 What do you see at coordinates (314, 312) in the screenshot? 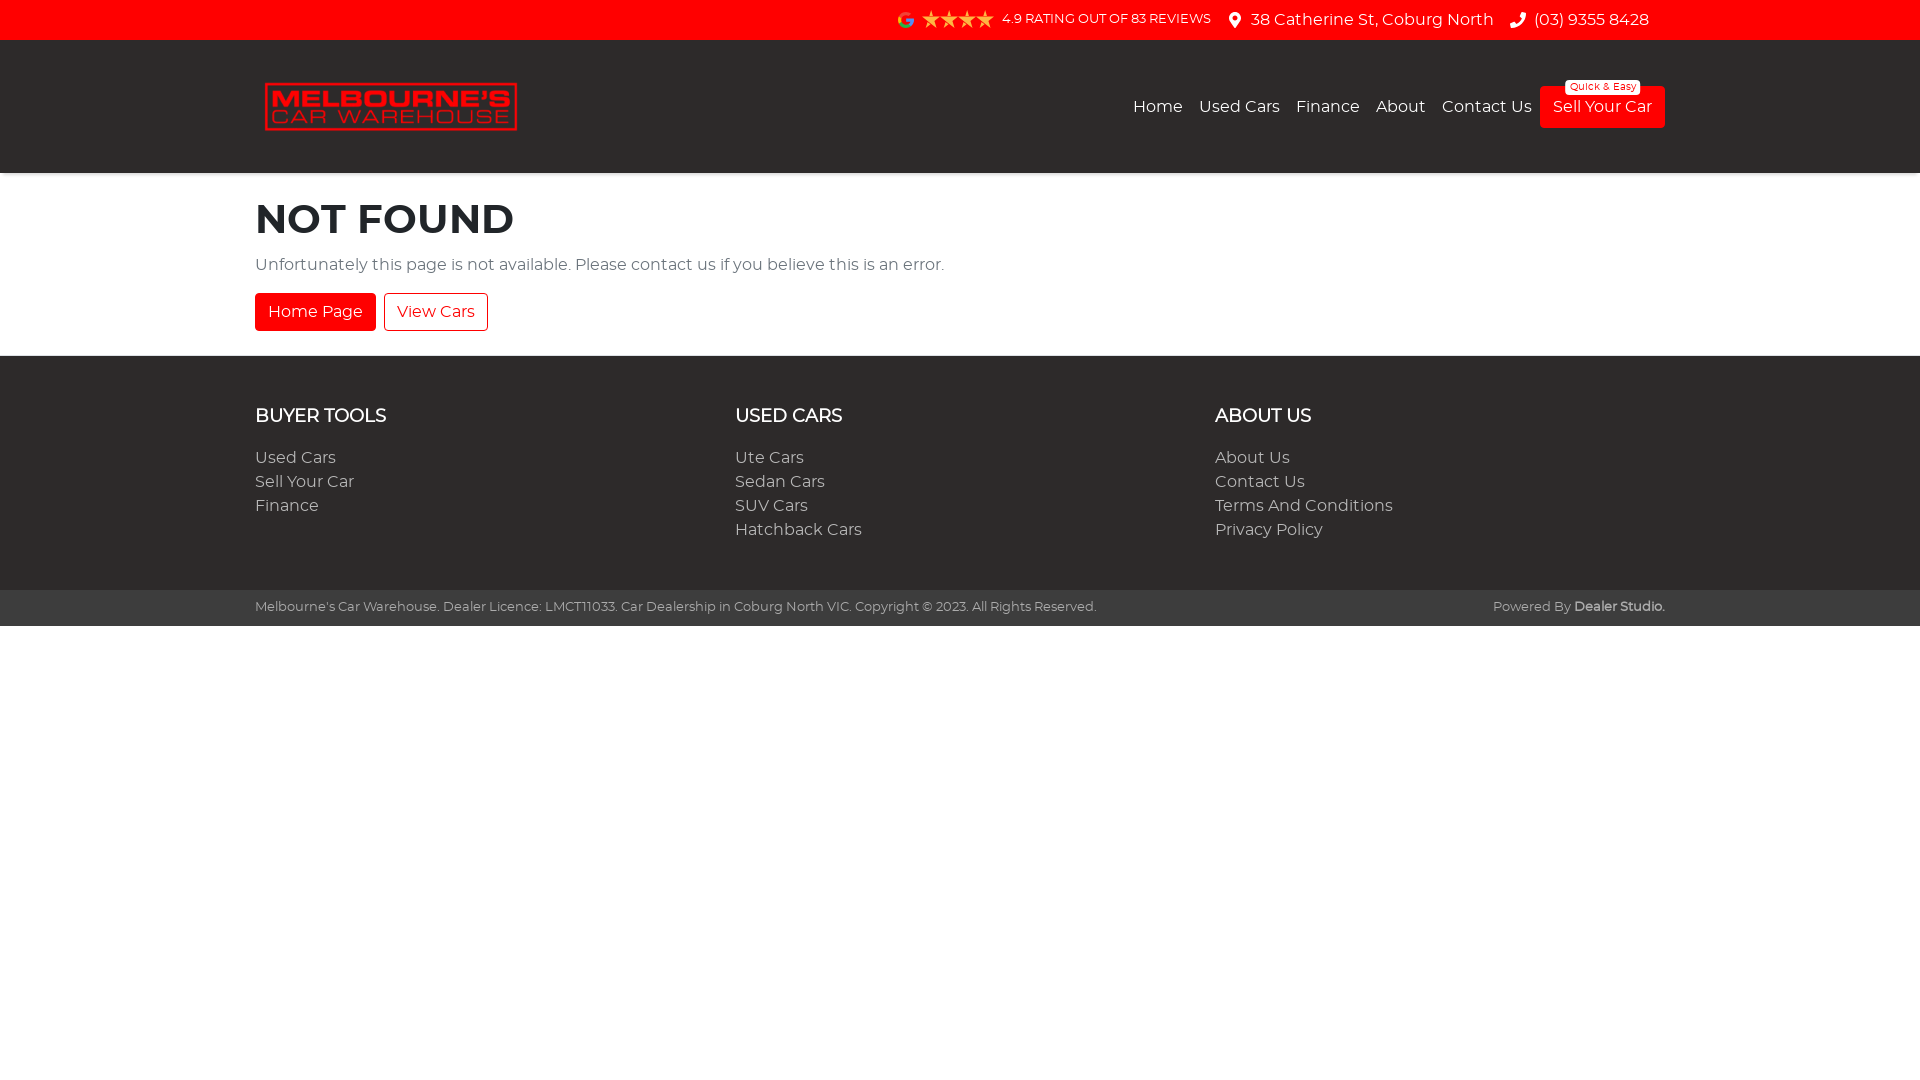
I see `'Home Page'` at bounding box center [314, 312].